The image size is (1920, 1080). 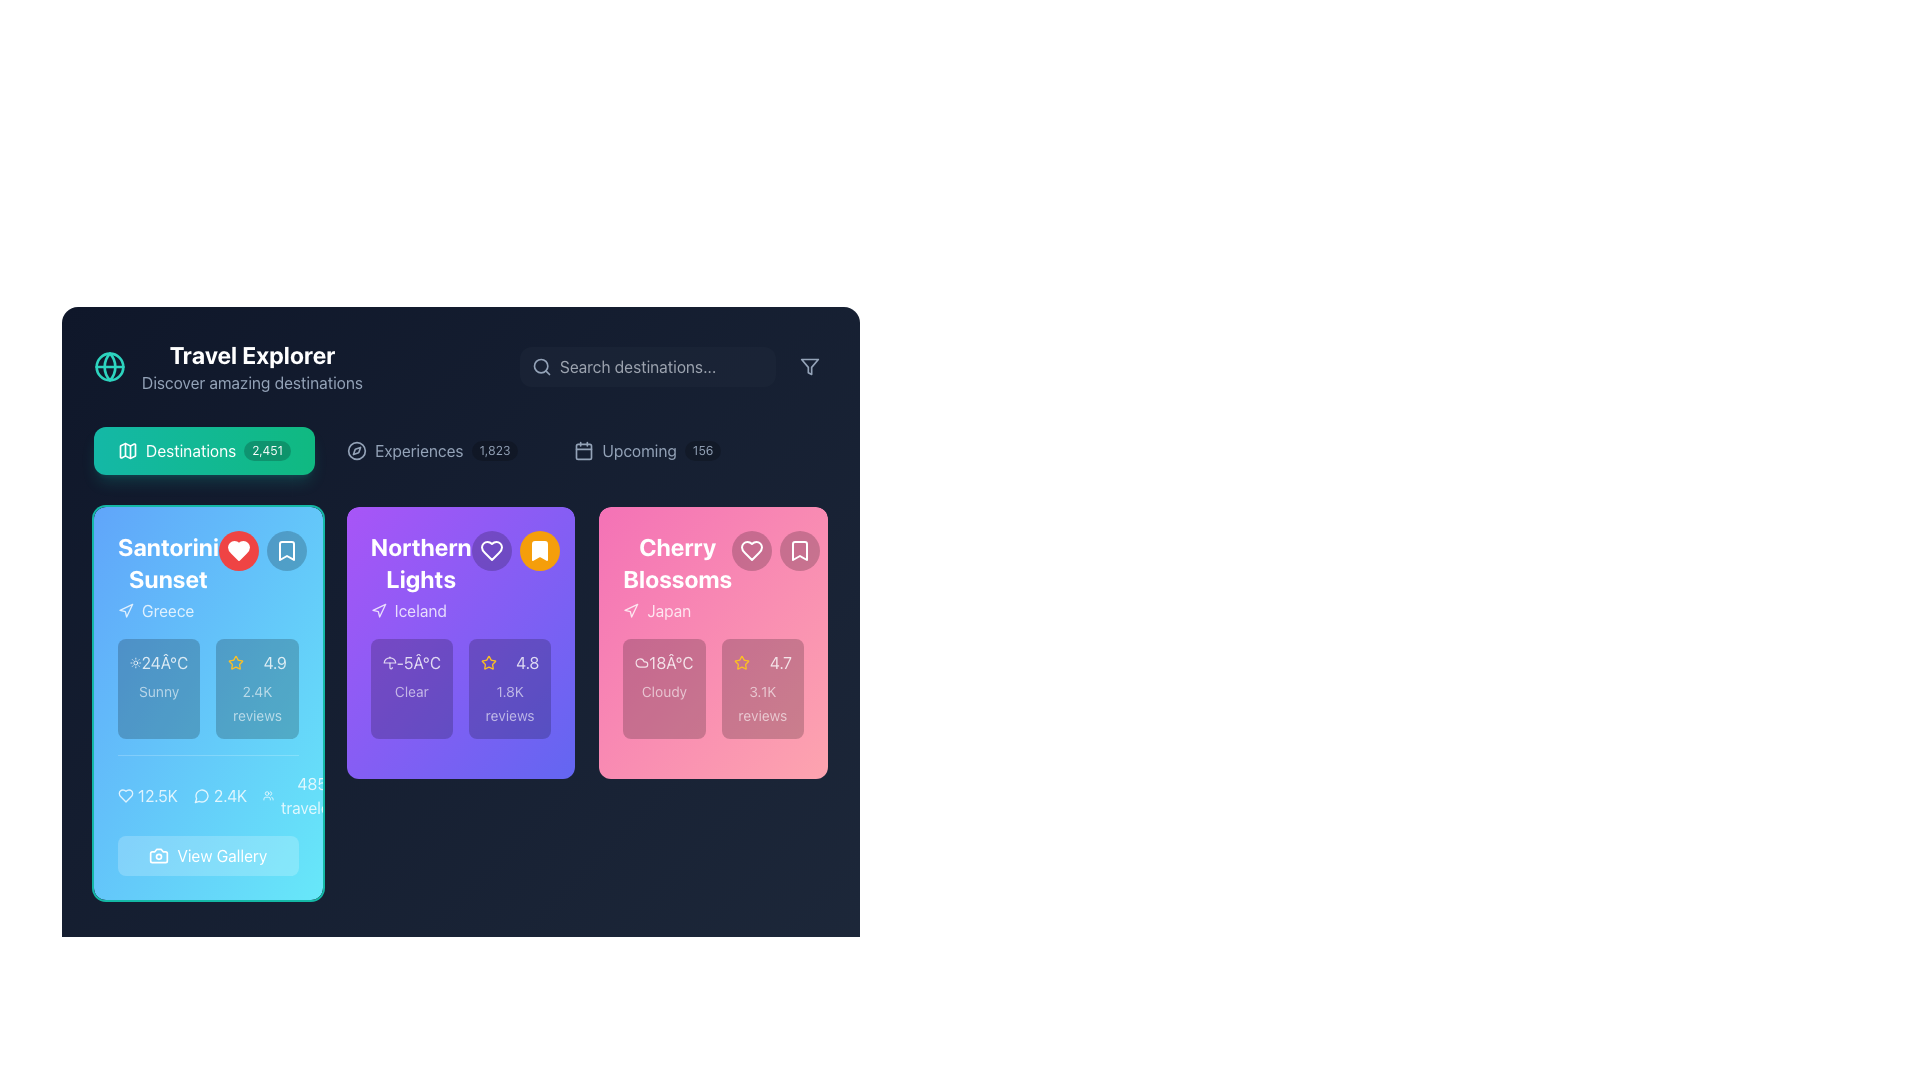 I want to click on the text label displaying 'Japan' in white color, located within the pink 'Cherry Blossoms' card, which is the third card in a row of three cards at the top of the interface, so click(x=669, y=609).